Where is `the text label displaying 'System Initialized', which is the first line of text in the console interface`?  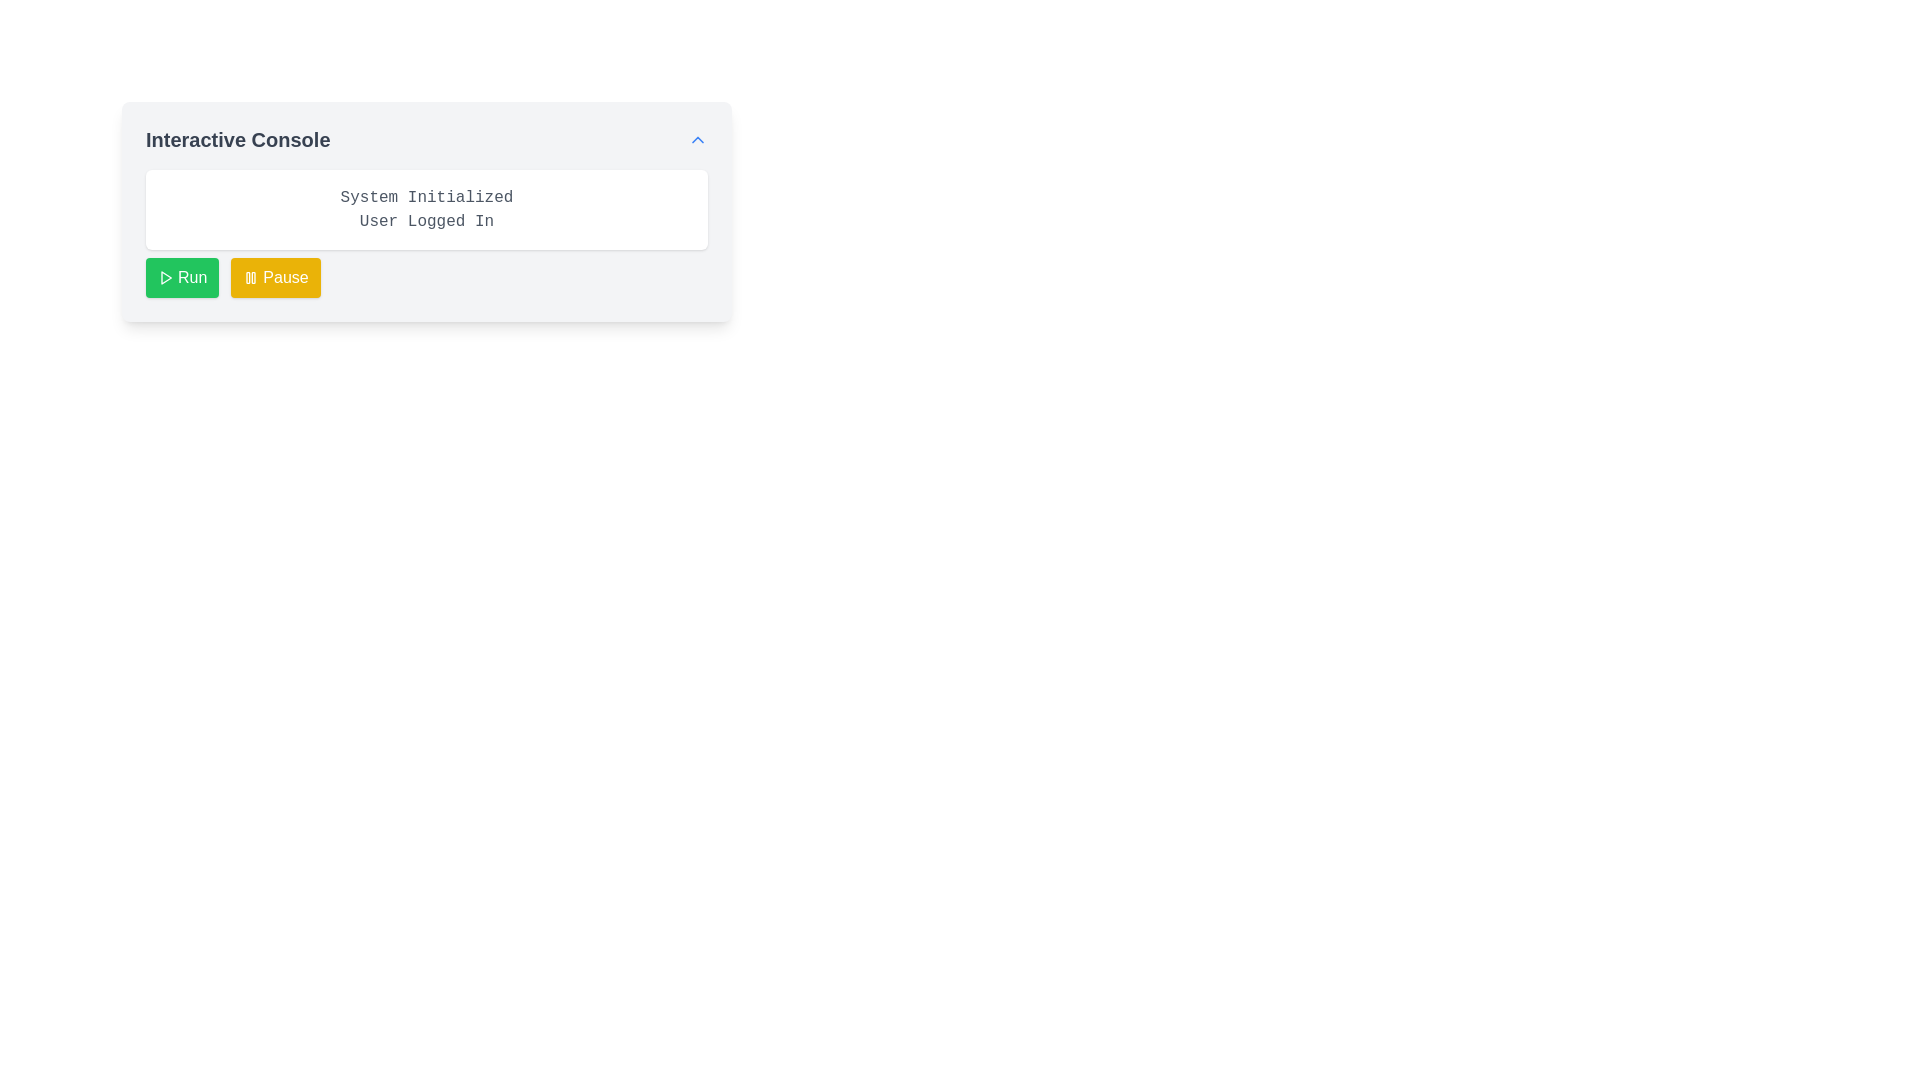 the text label displaying 'System Initialized', which is the first line of text in the console interface is located at coordinates (426, 197).